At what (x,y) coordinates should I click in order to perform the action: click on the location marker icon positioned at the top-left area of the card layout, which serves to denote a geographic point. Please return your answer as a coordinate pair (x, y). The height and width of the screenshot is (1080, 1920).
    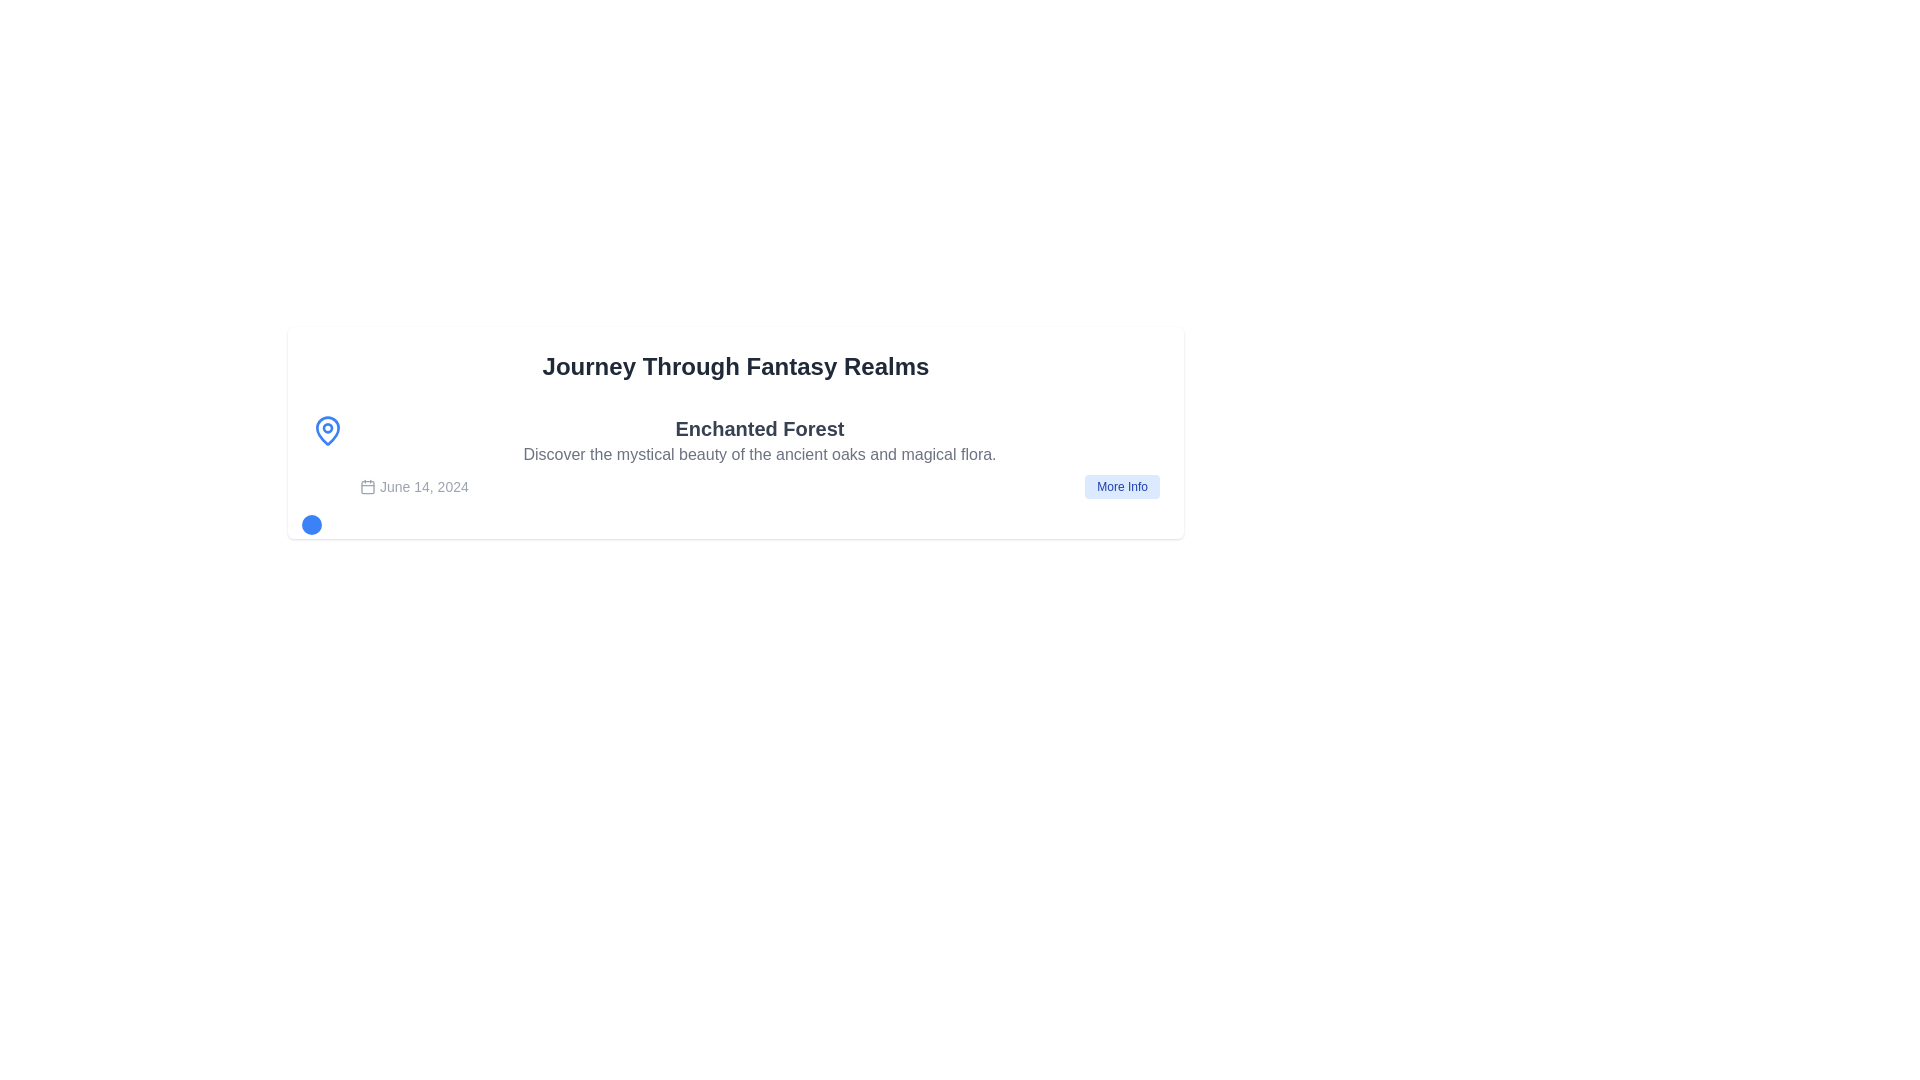
    Looking at the image, I should click on (327, 428).